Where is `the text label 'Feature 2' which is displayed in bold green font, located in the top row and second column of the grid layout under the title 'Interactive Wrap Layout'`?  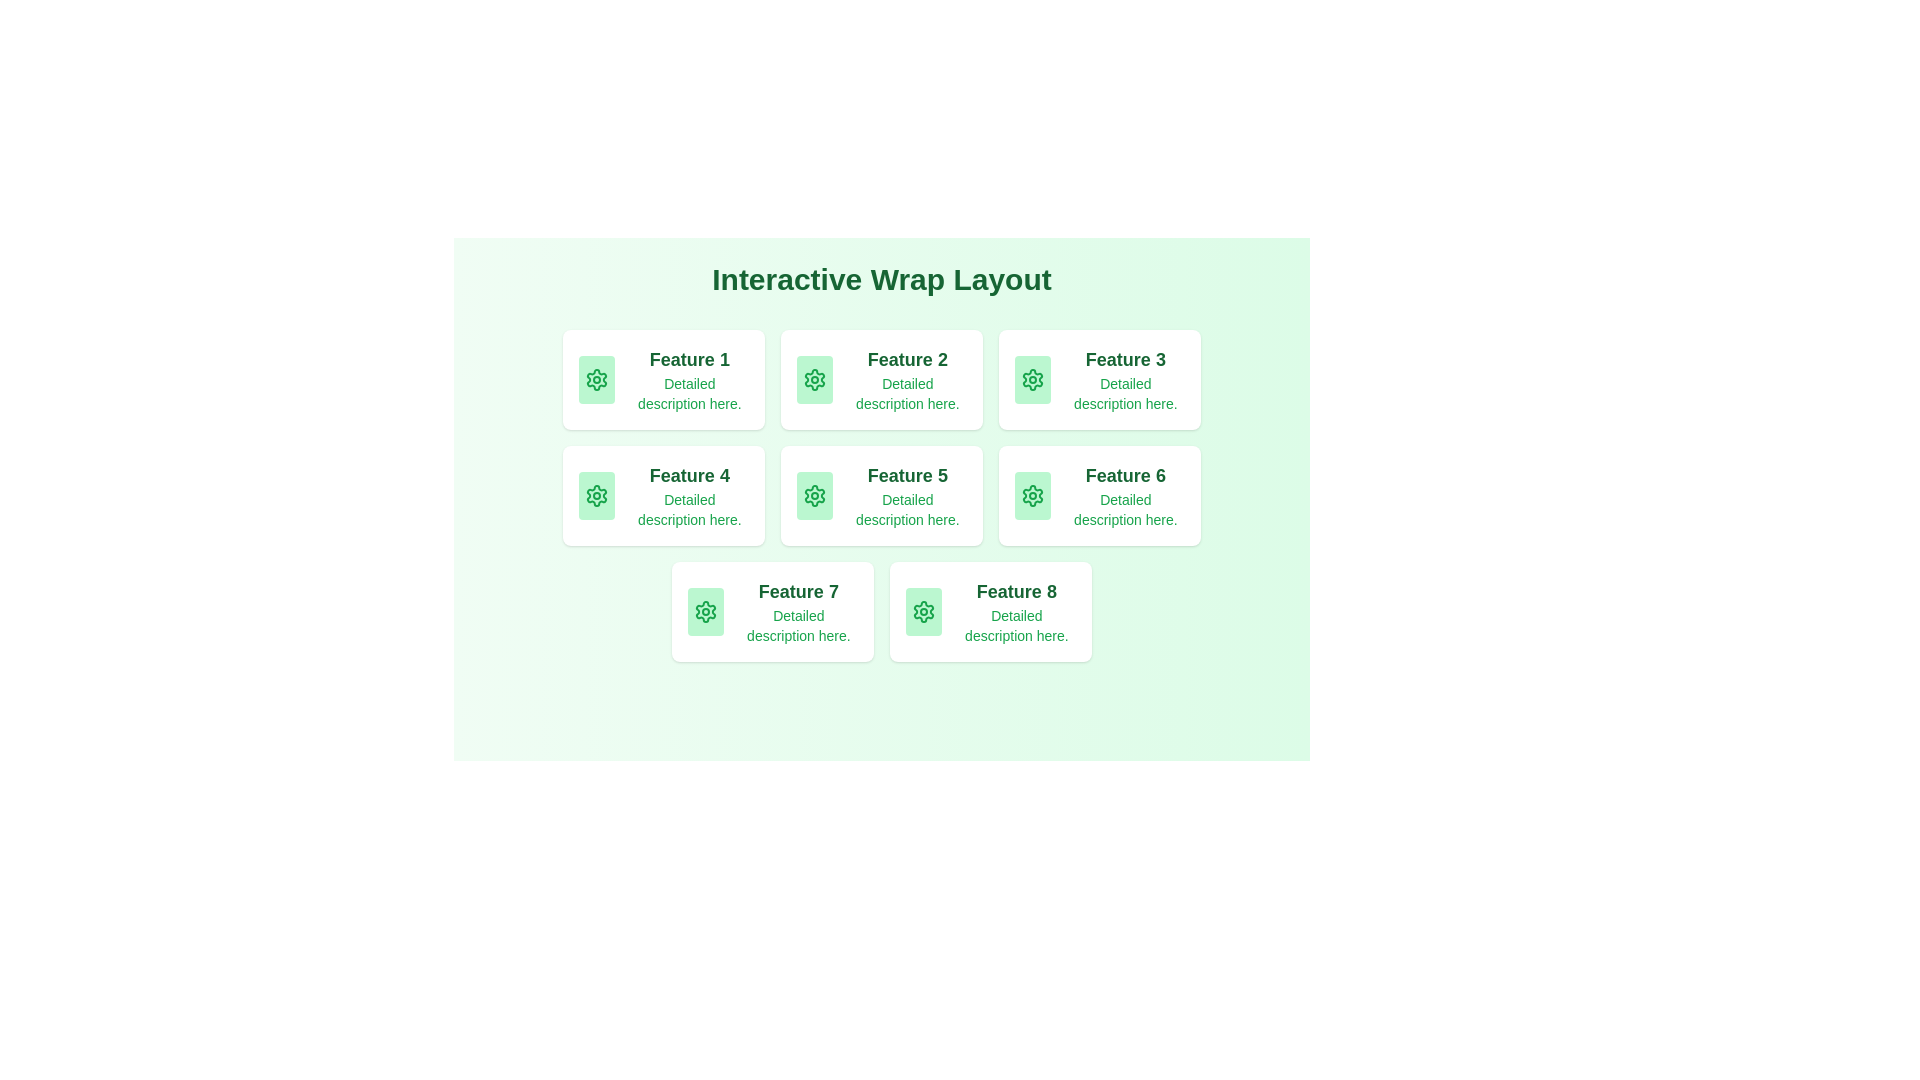
the text label 'Feature 2' which is displayed in bold green font, located in the top row and second column of the grid layout under the title 'Interactive Wrap Layout' is located at coordinates (906, 358).